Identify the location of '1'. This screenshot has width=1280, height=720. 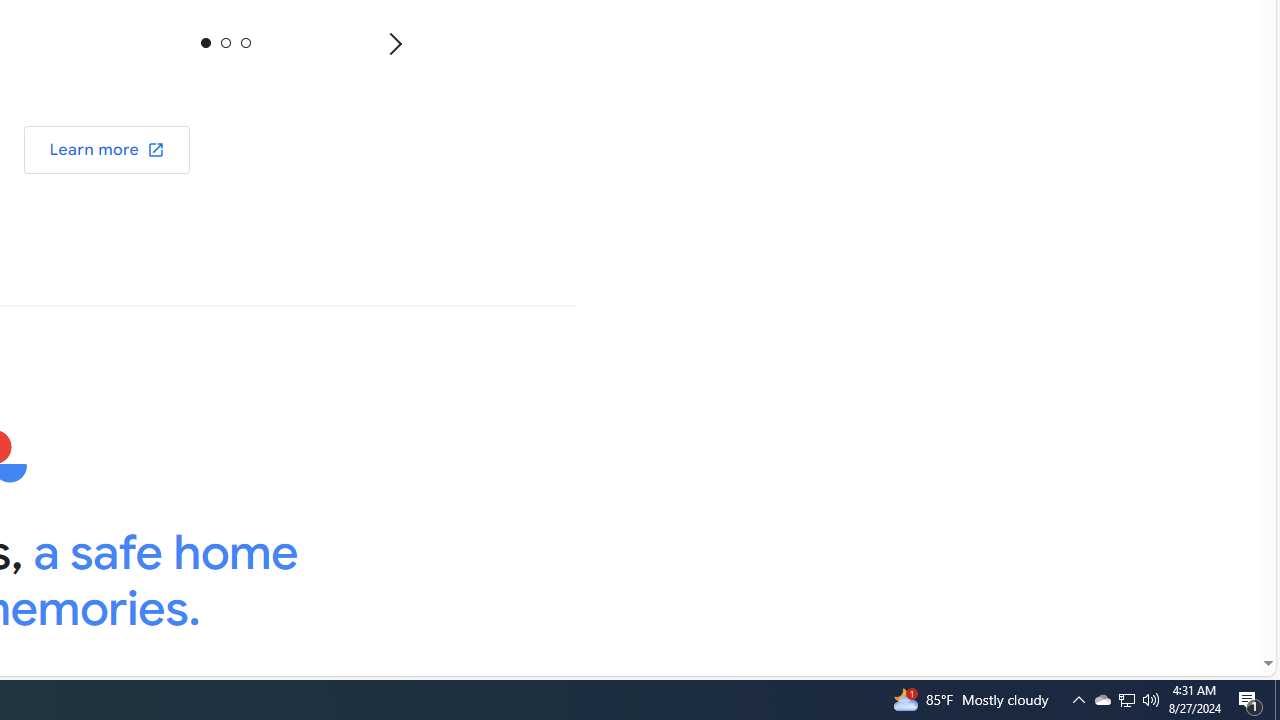
(225, 42).